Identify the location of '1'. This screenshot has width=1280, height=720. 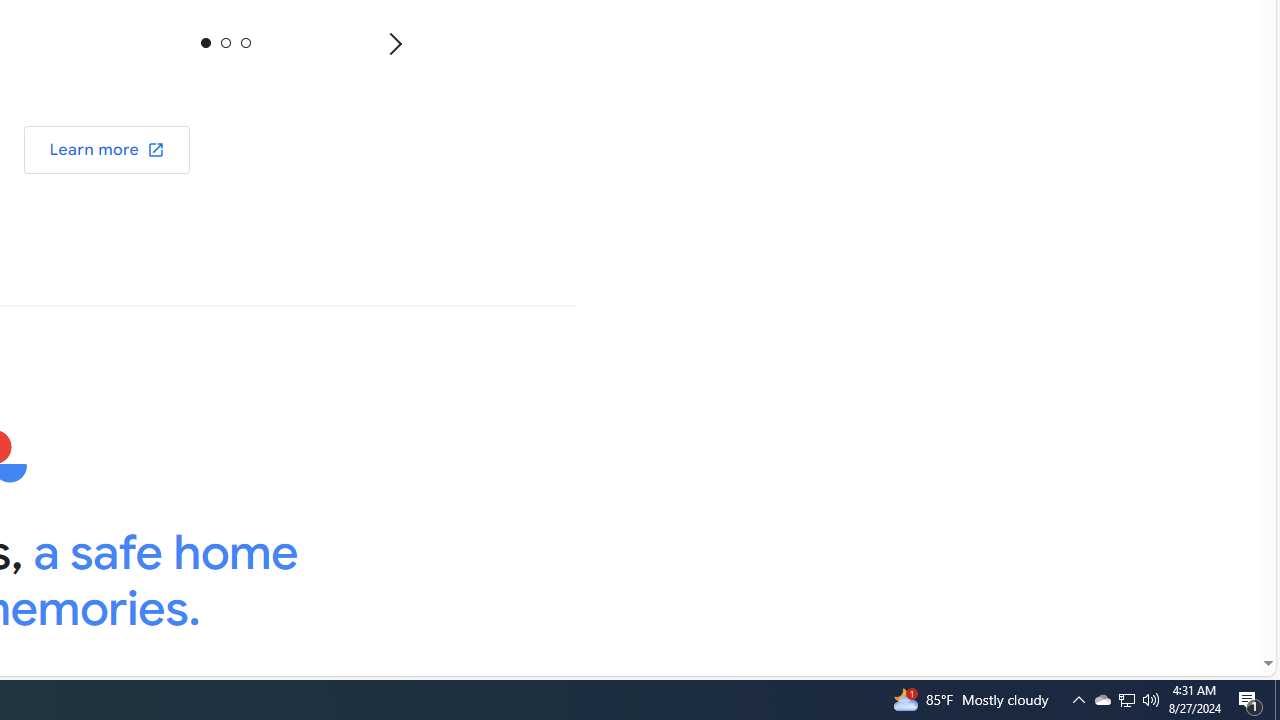
(225, 42).